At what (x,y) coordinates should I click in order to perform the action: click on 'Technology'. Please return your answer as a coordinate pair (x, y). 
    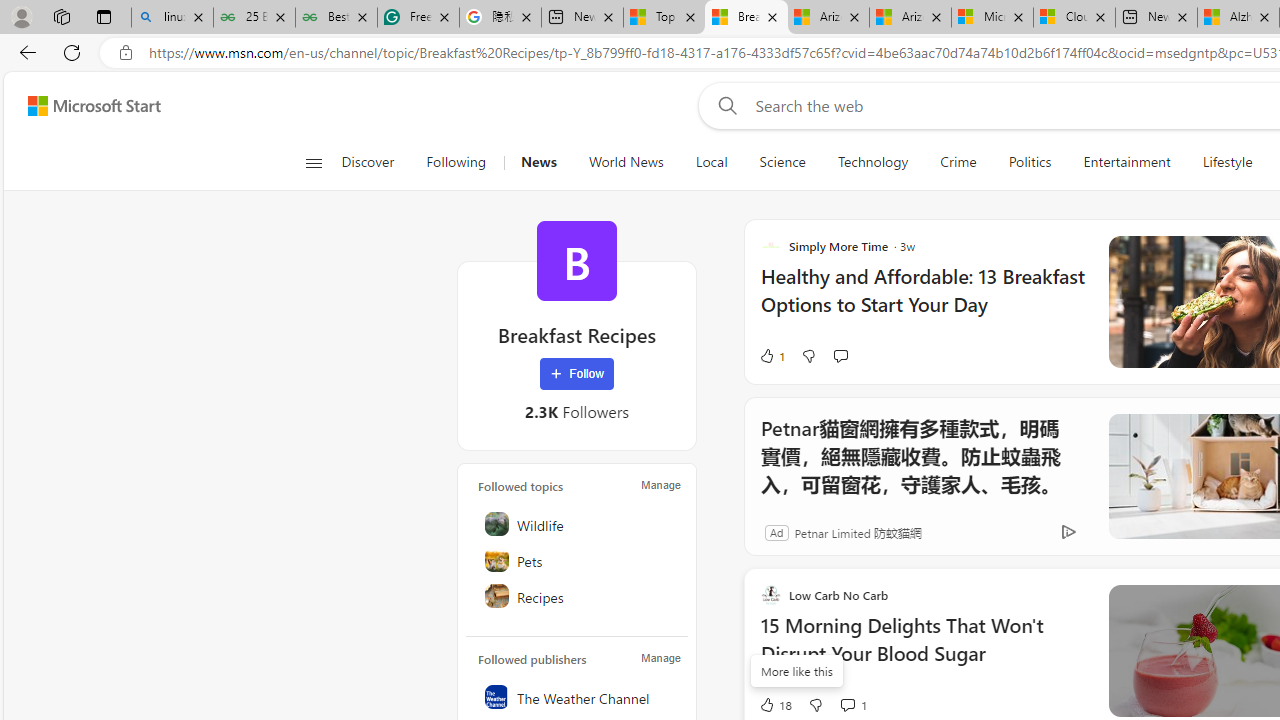
    Looking at the image, I should click on (872, 162).